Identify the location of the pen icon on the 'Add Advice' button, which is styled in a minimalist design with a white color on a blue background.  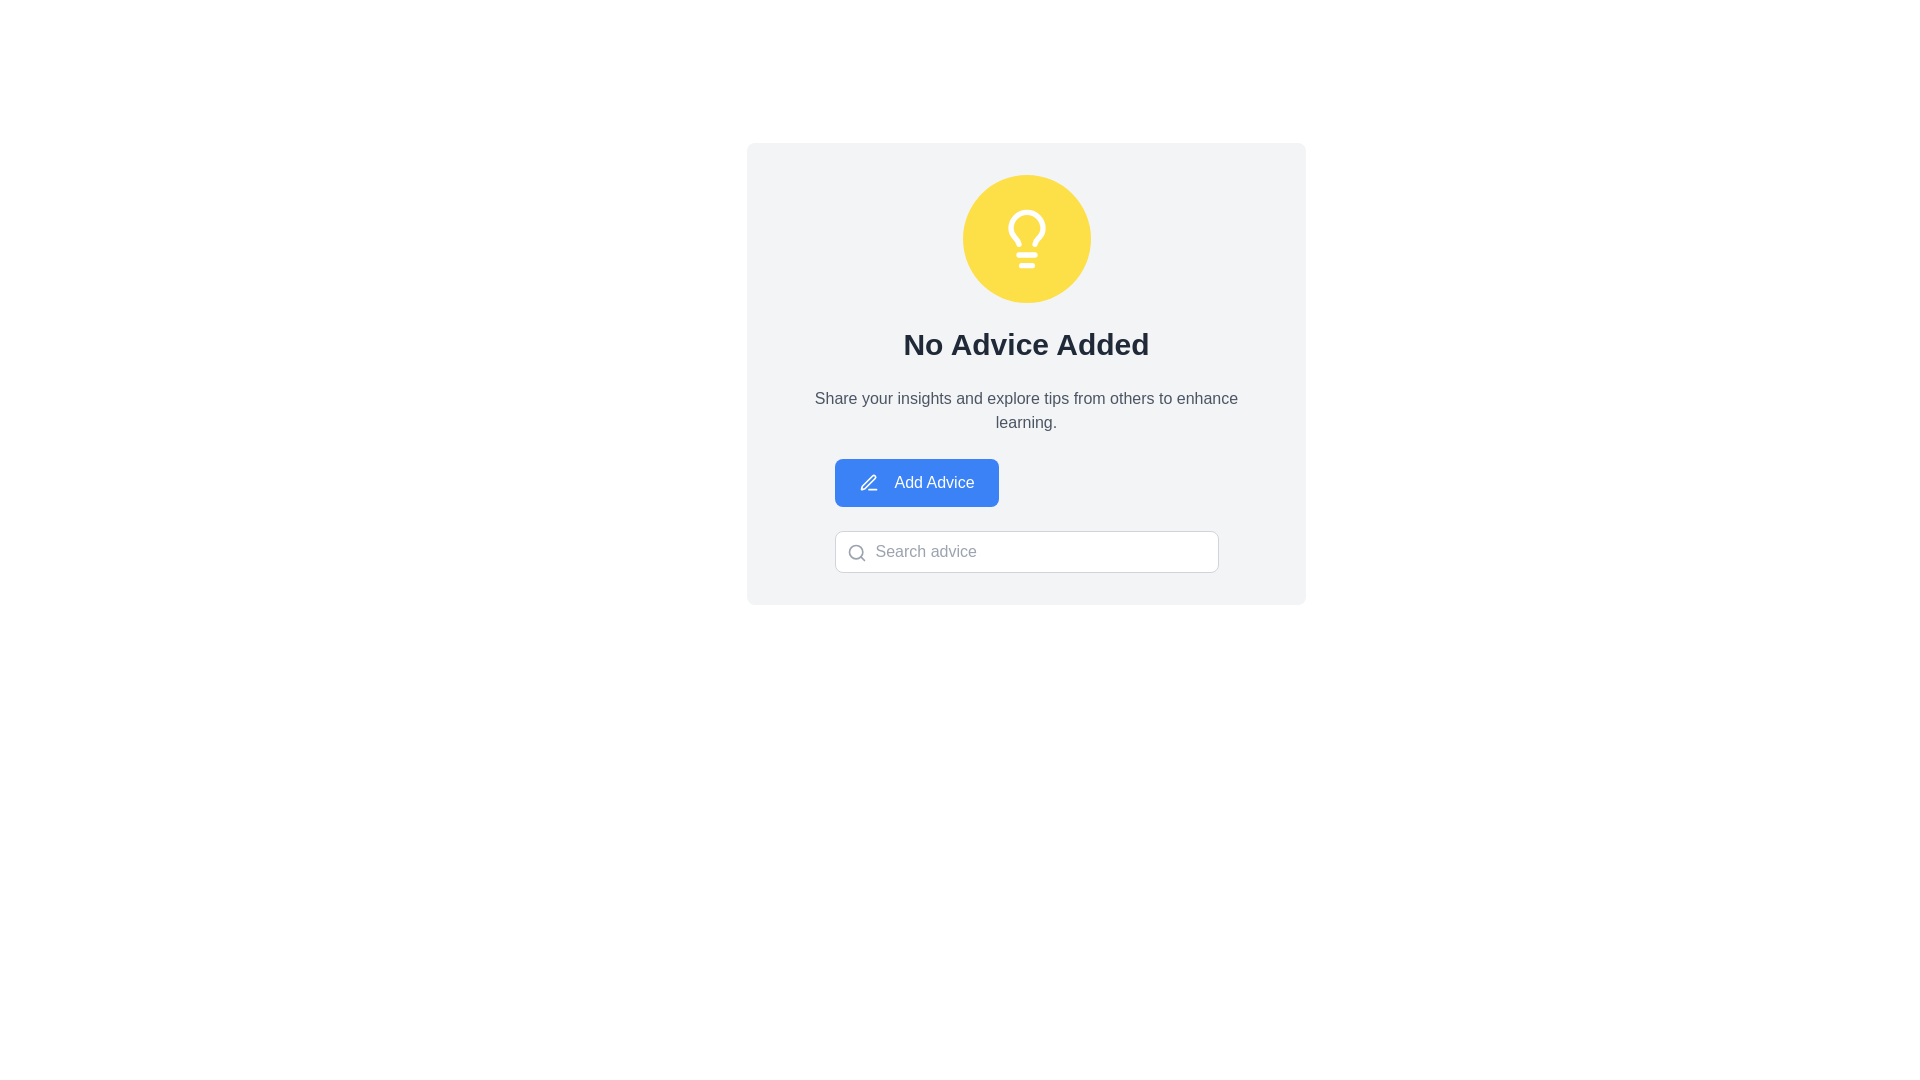
(868, 482).